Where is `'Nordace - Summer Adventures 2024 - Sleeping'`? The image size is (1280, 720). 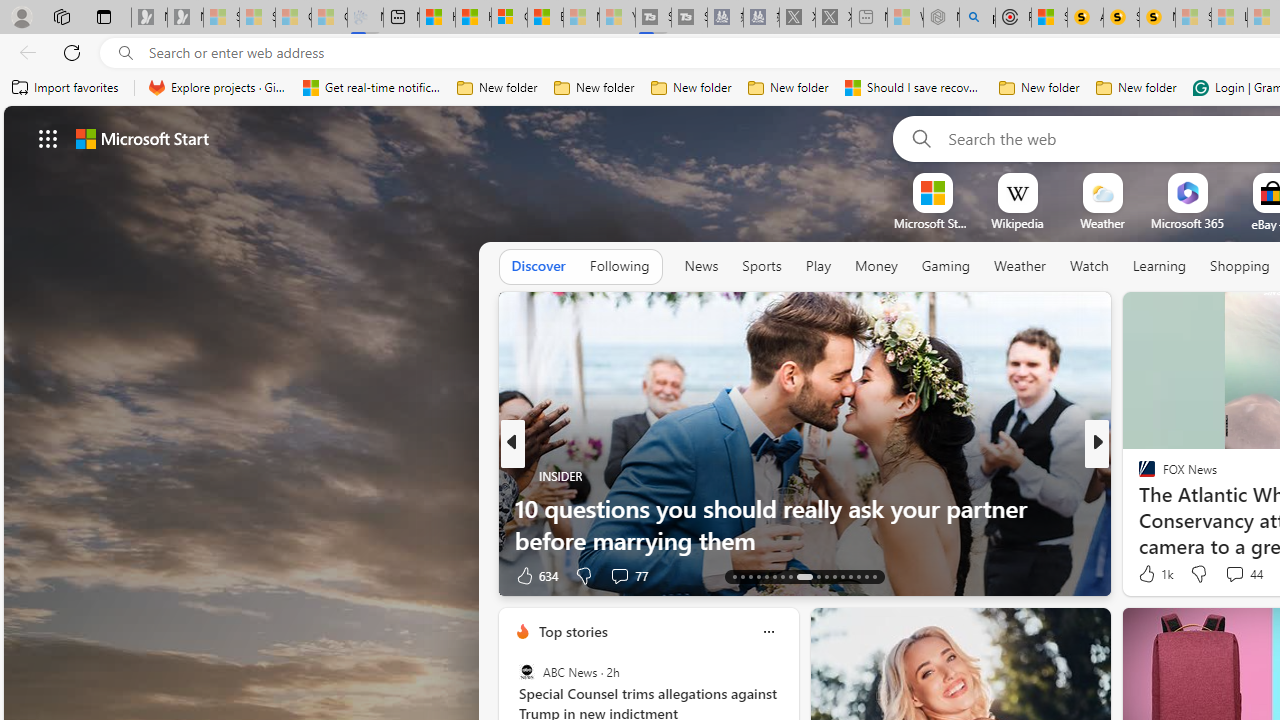
'Nordace - Summer Adventures 2024 - Sleeping' is located at coordinates (940, 17).